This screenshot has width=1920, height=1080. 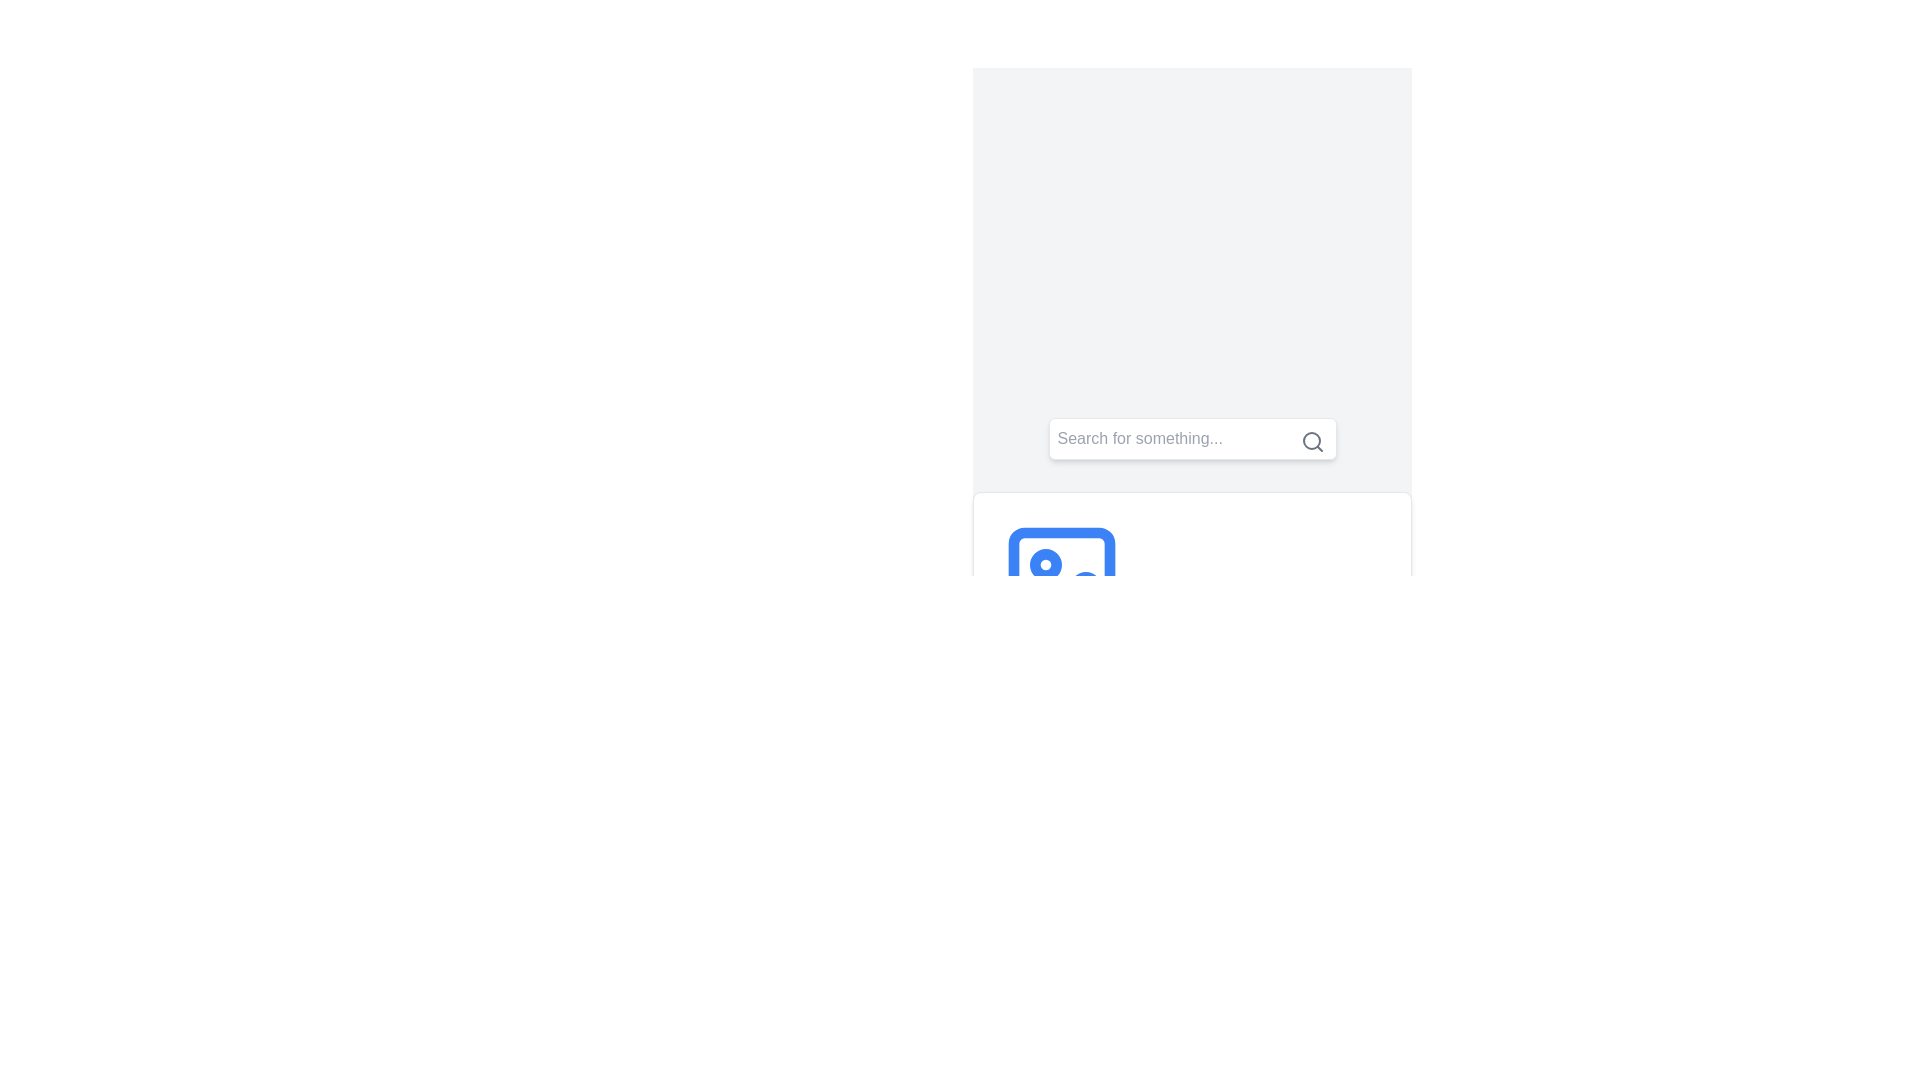 What do you see at coordinates (1045, 564) in the screenshot?
I see `the small circle SVG element, which is a dot located slightly to the left of the center and closer to the top edge of the SVG image icon` at bounding box center [1045, 564].